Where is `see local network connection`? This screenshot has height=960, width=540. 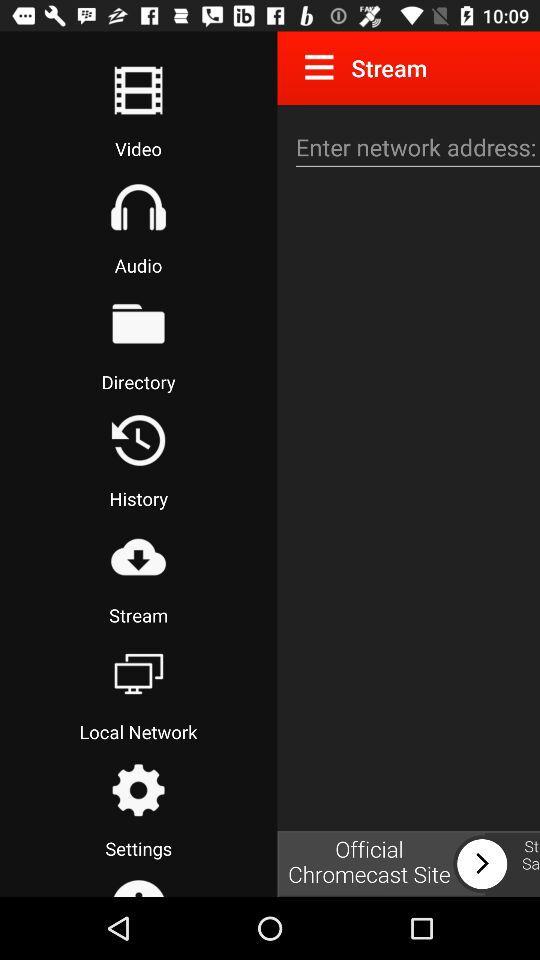 see local network connection is located at coordinates (137, 673).